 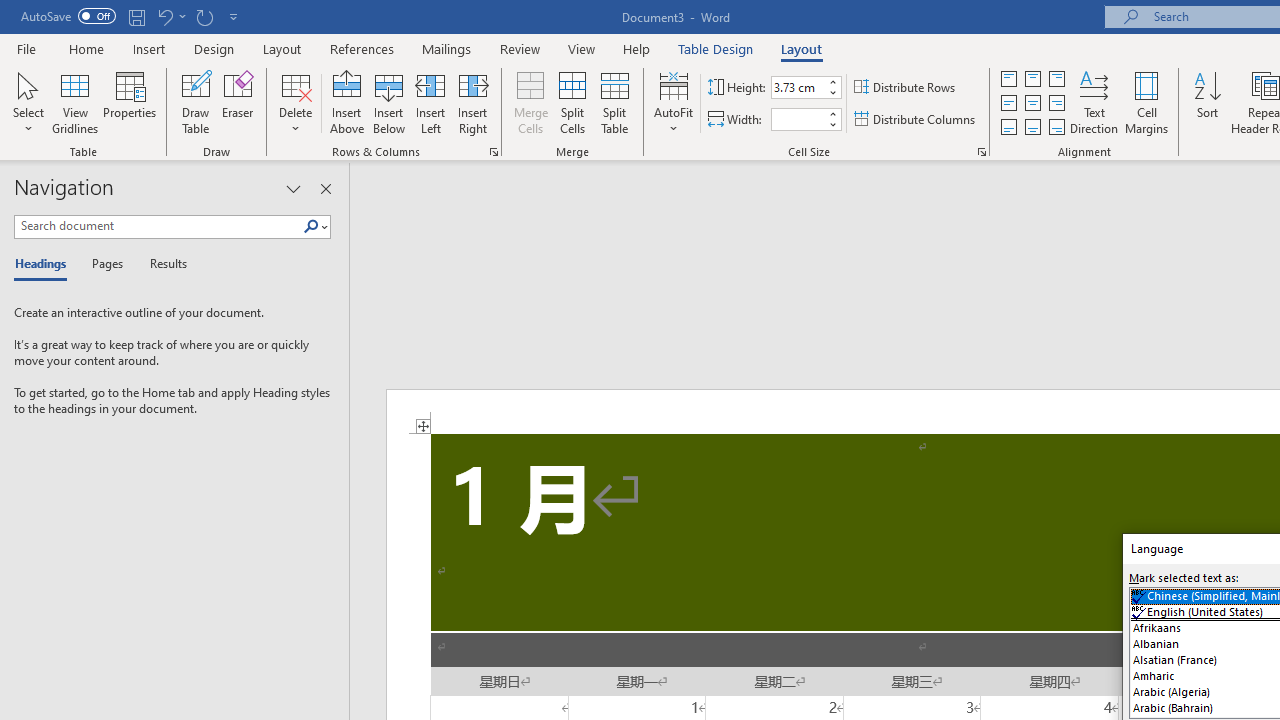 I want to click on 'Search', so click(x=310, y=226).